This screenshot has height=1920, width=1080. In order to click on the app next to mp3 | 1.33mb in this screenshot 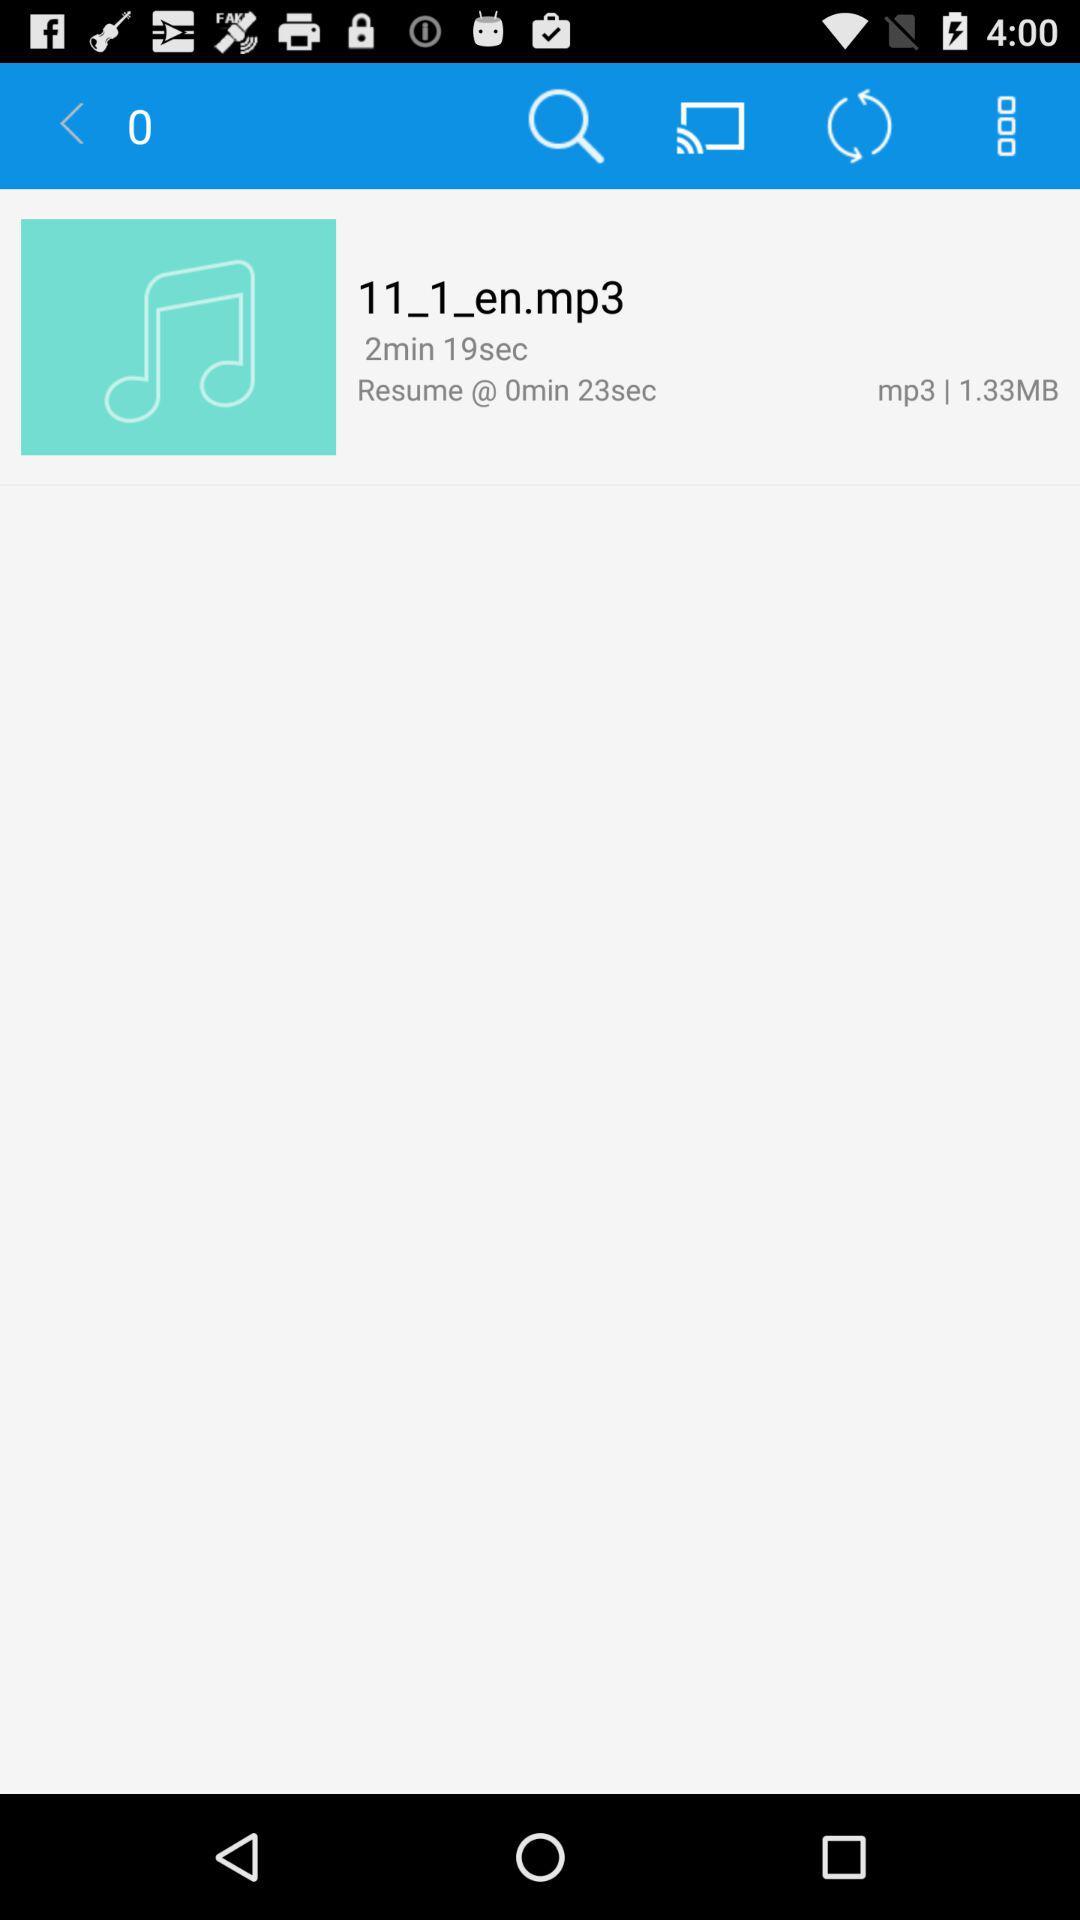, I will do `click(605, 388)`.